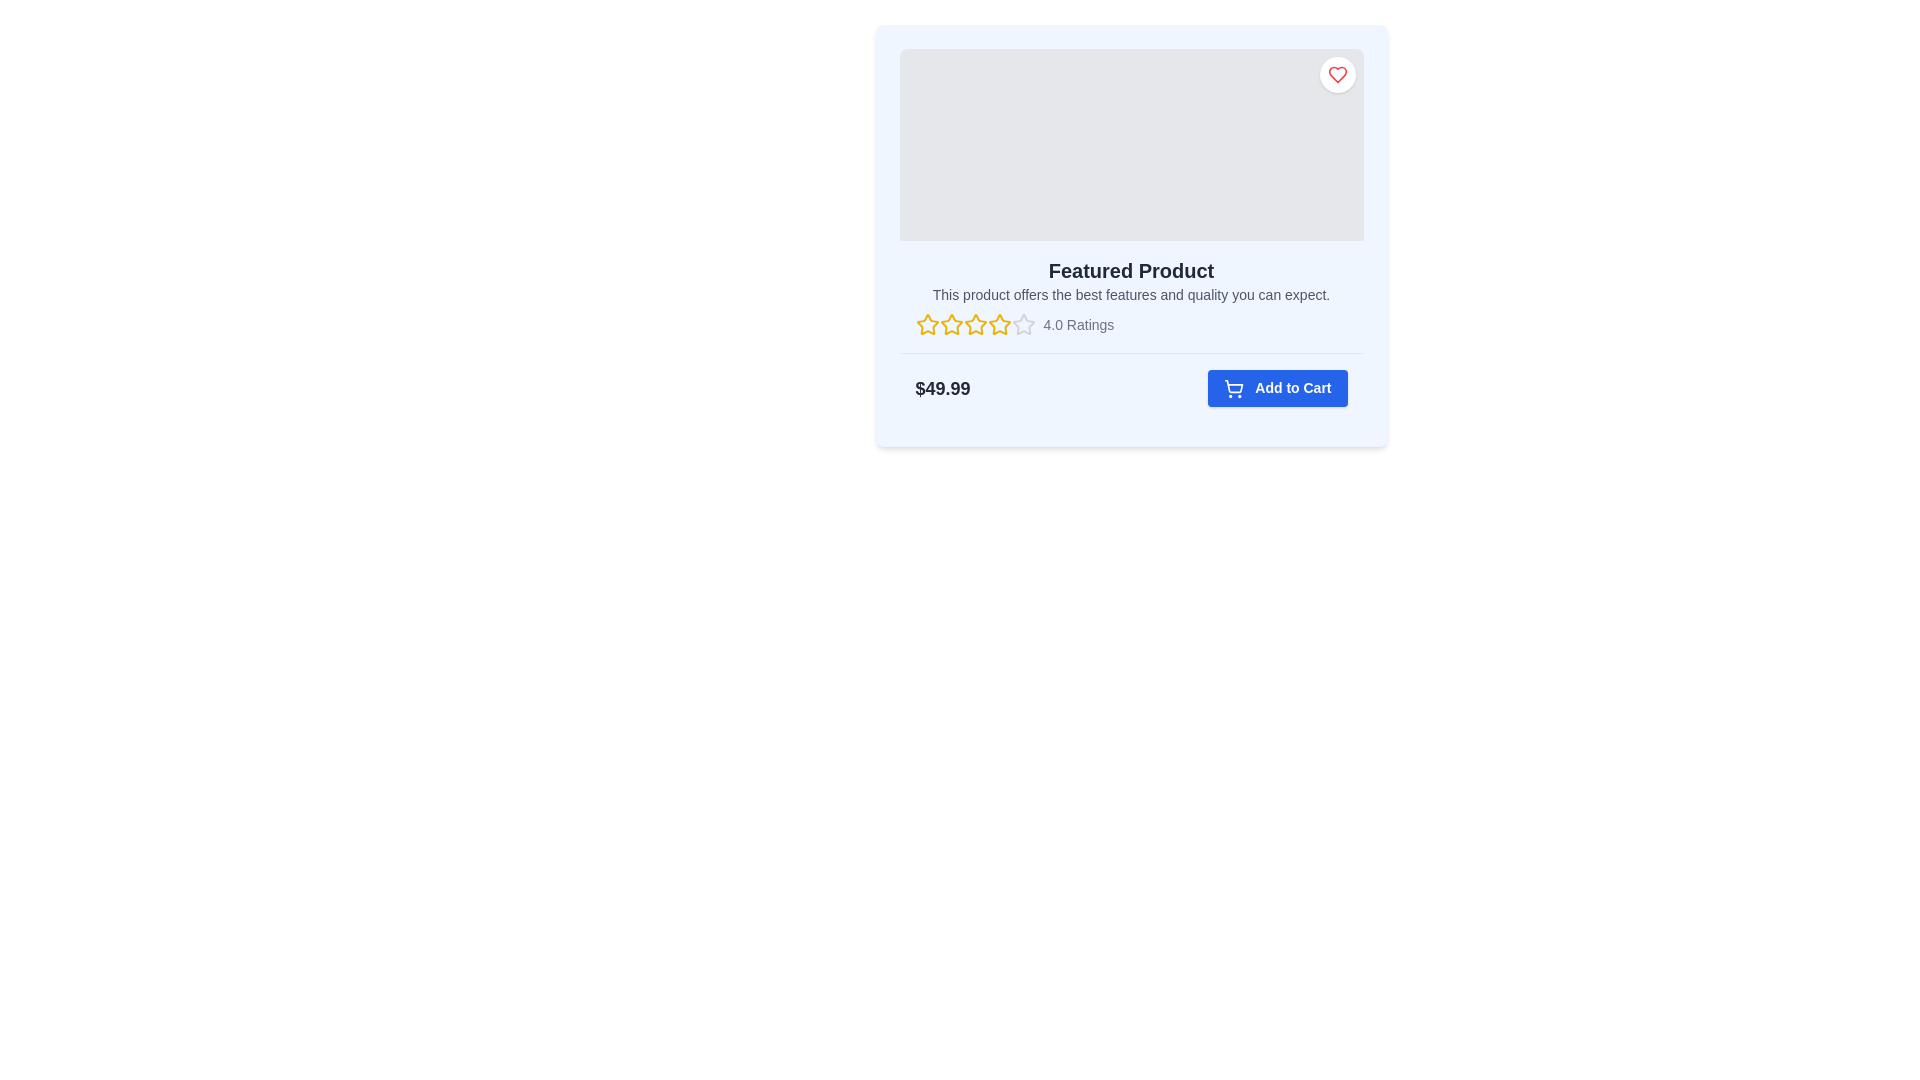 This screenshot has width=1920, height=1080. I want to click on the text label that reads 'This product offers the best features and quality you can expect.' which is positioned below the 'Featured Product' title and above the star rating indicator, so click(1131, 294).